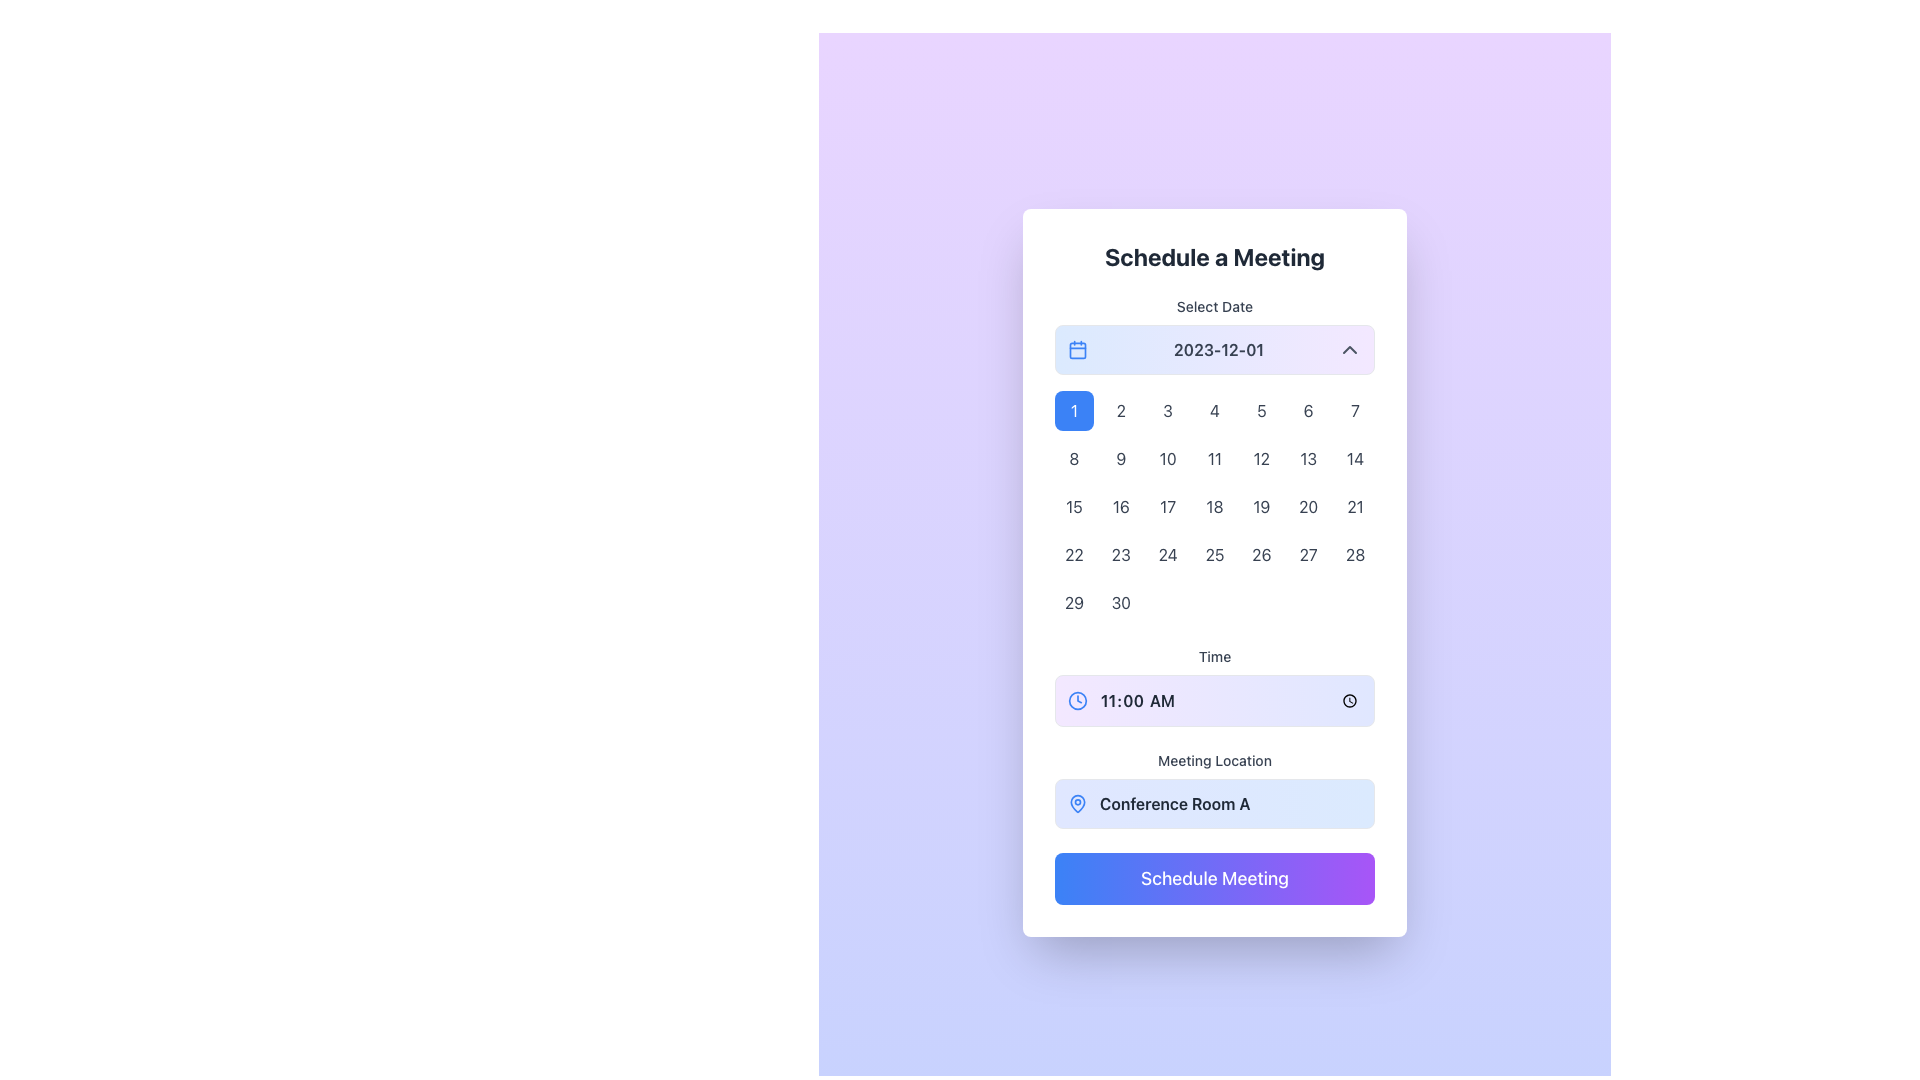 The width and height of the screenshot is (1920, 1080). What do you see at coordinates (1073, 410) in the screenshot?
I see `the button that displays the numeric text '1' with a blue background, located in the first row and first column of the calendar date grid` at bounding box center [1073, 410].